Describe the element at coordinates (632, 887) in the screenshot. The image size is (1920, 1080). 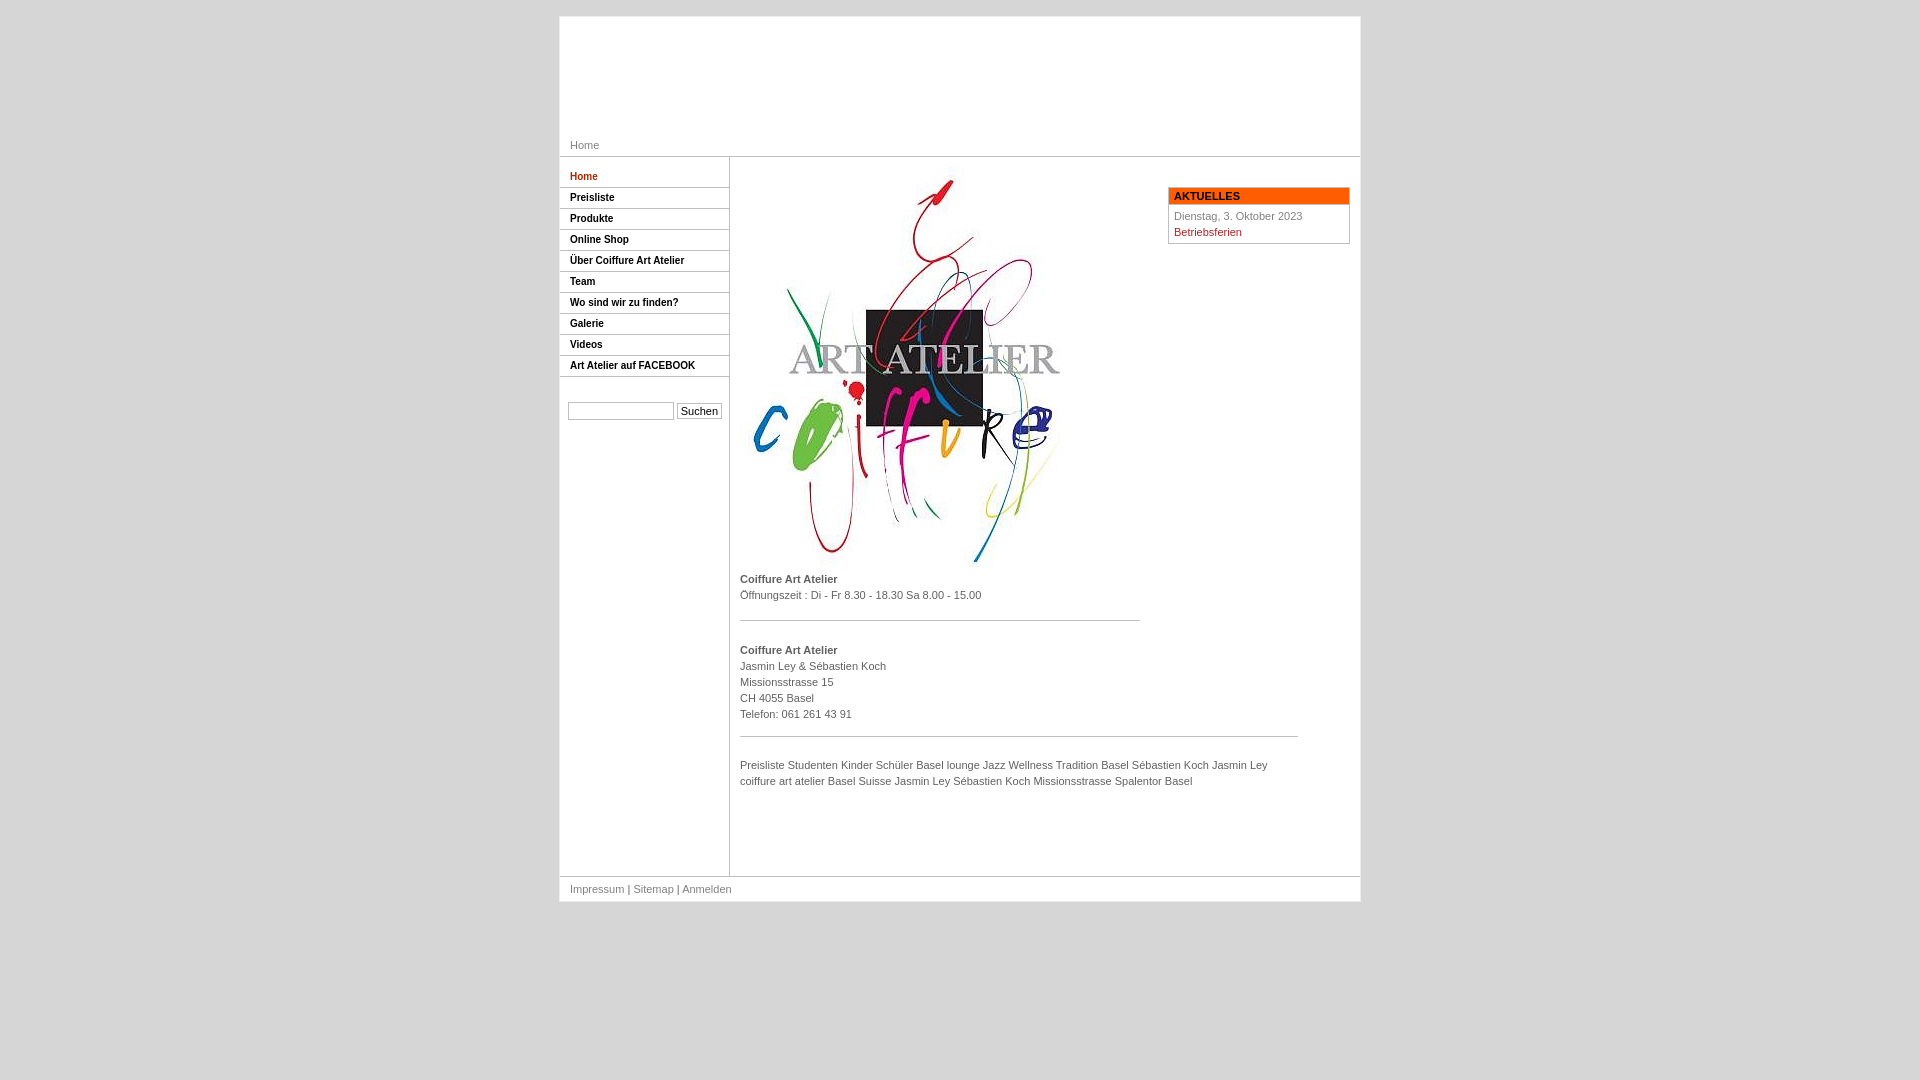
I see `'Sitemap'` at that location.